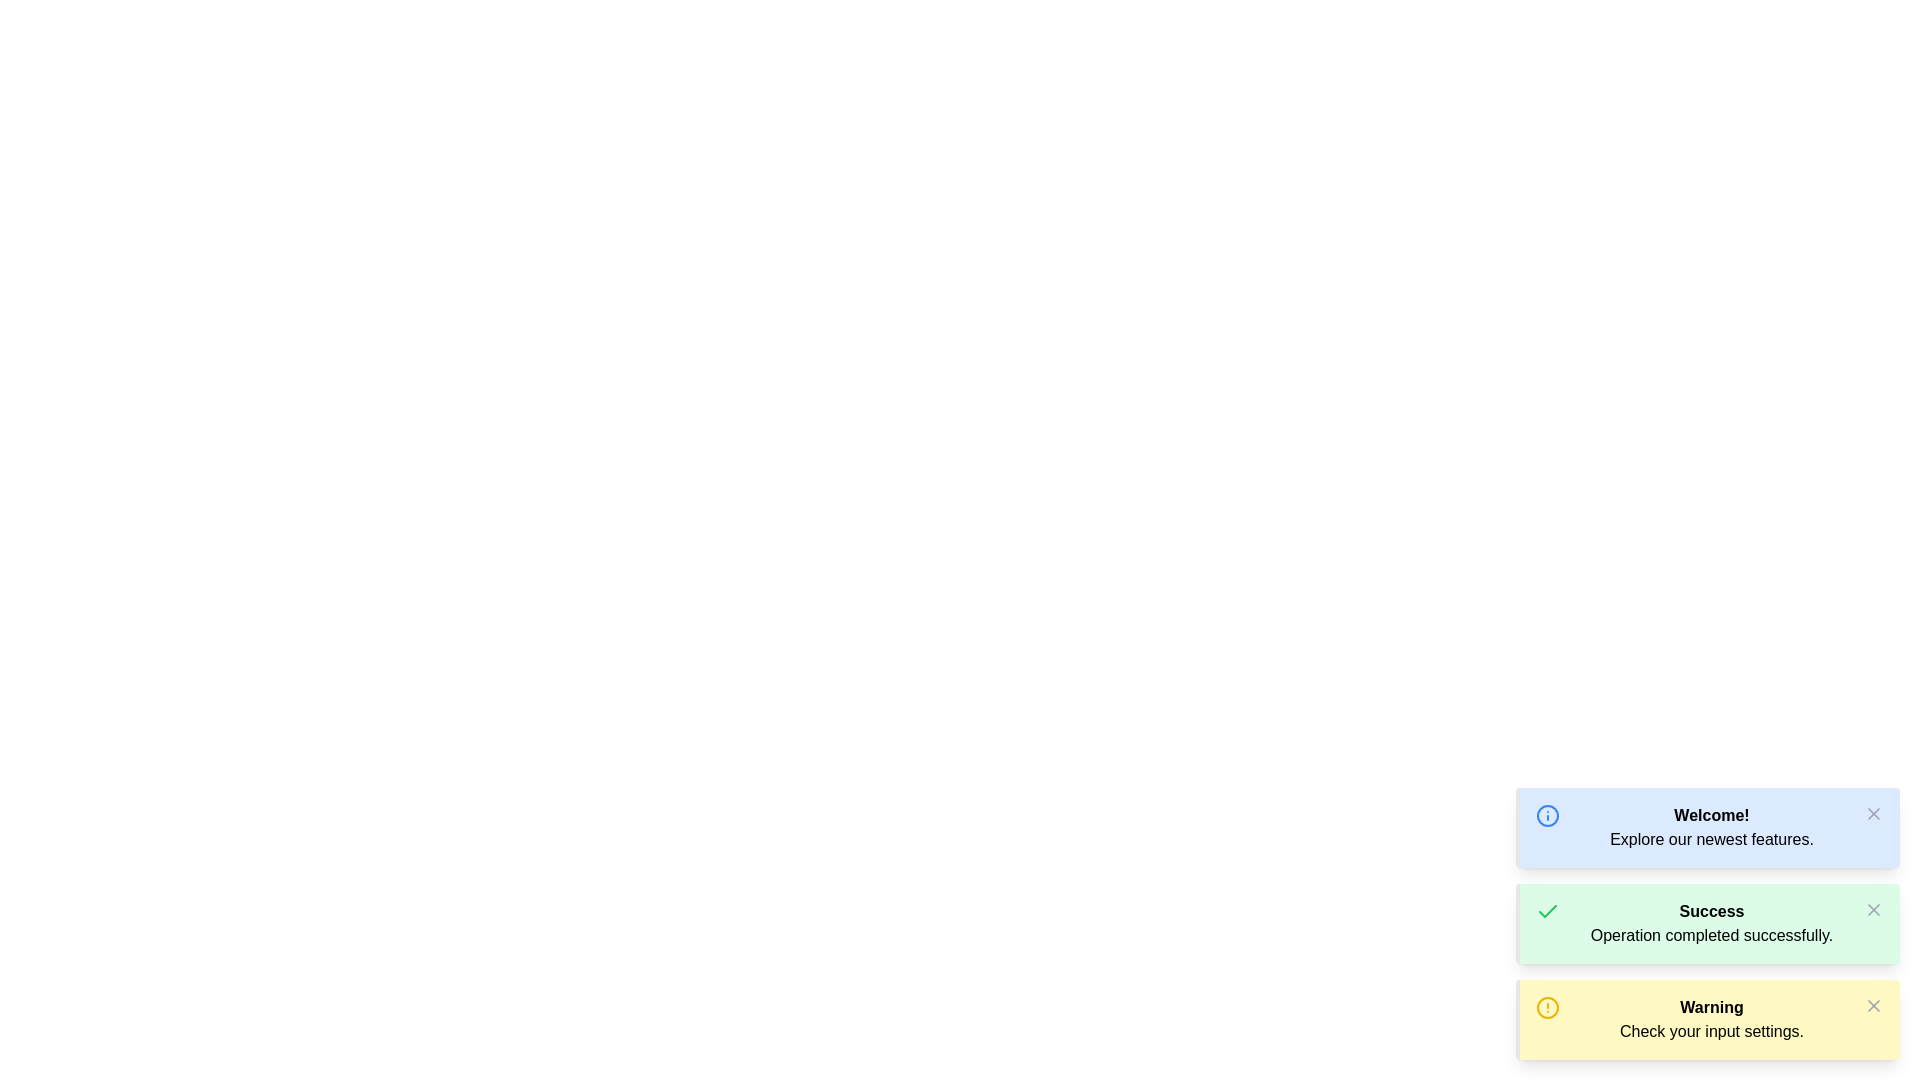 The image size is (1920, 1080). Describe the element at coordinates (1547, 911) in the screenshot. I see `the success indication icon located at the top left of the 'Success' notification card, which is slightly to the left of the text 'Success'` at that location.